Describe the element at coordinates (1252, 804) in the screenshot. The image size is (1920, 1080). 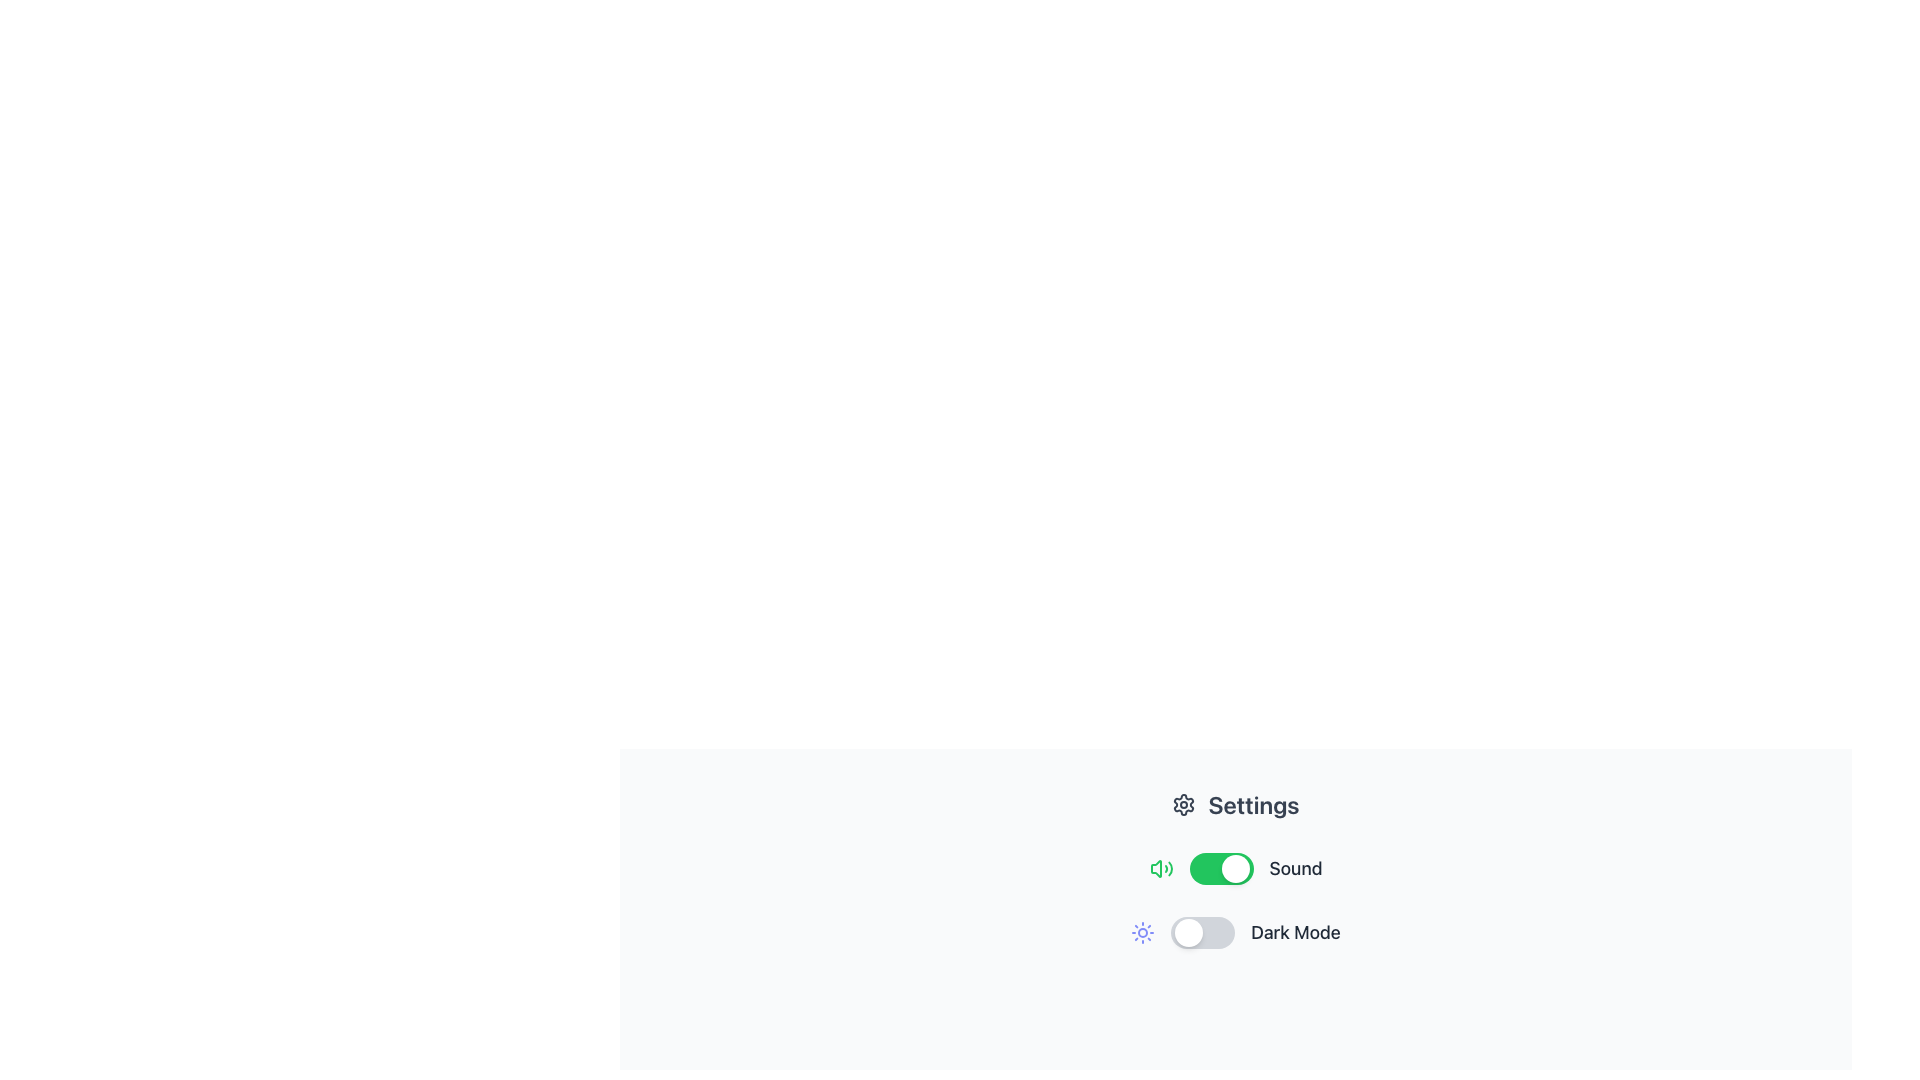
I see `the label element that serves as the title for the settings panel, located in the upper-right section of the panel interface, following the gear icon` at that location.